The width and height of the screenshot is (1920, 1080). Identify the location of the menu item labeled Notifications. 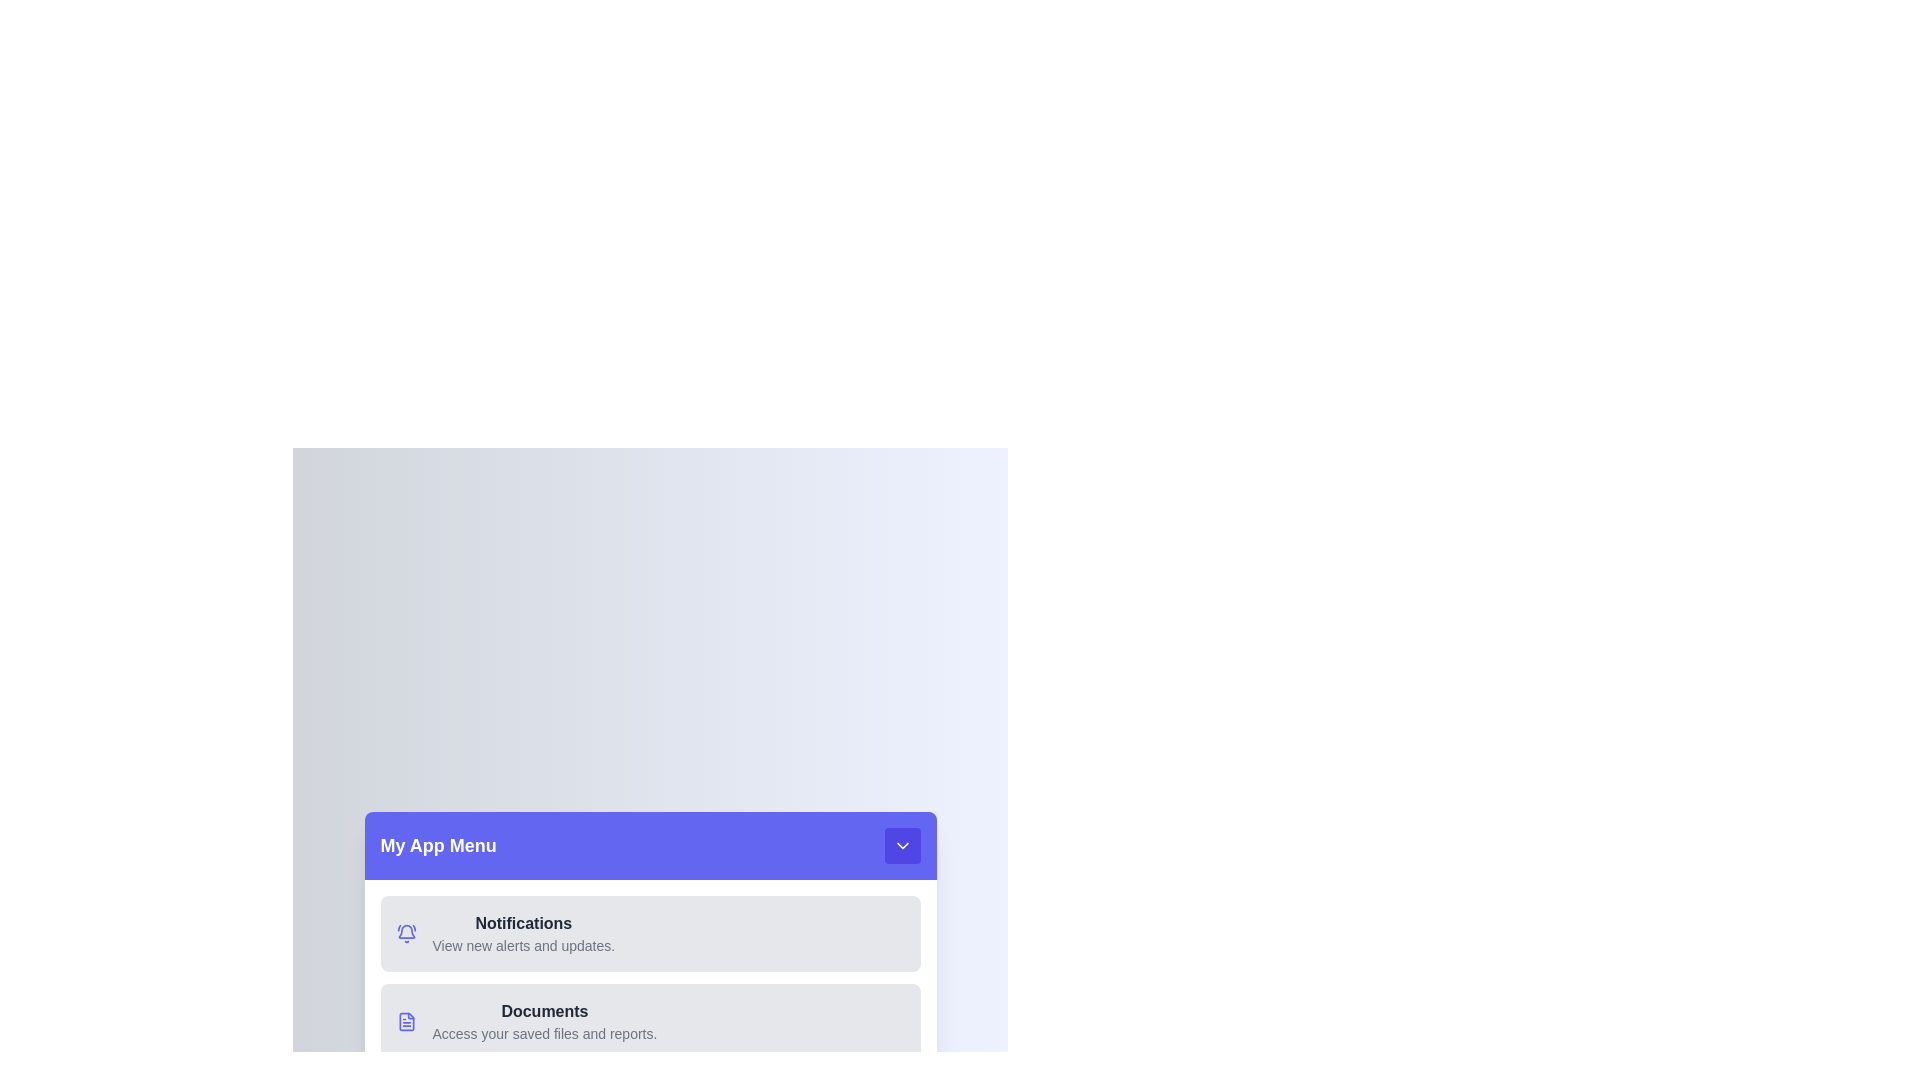
(650, 933).